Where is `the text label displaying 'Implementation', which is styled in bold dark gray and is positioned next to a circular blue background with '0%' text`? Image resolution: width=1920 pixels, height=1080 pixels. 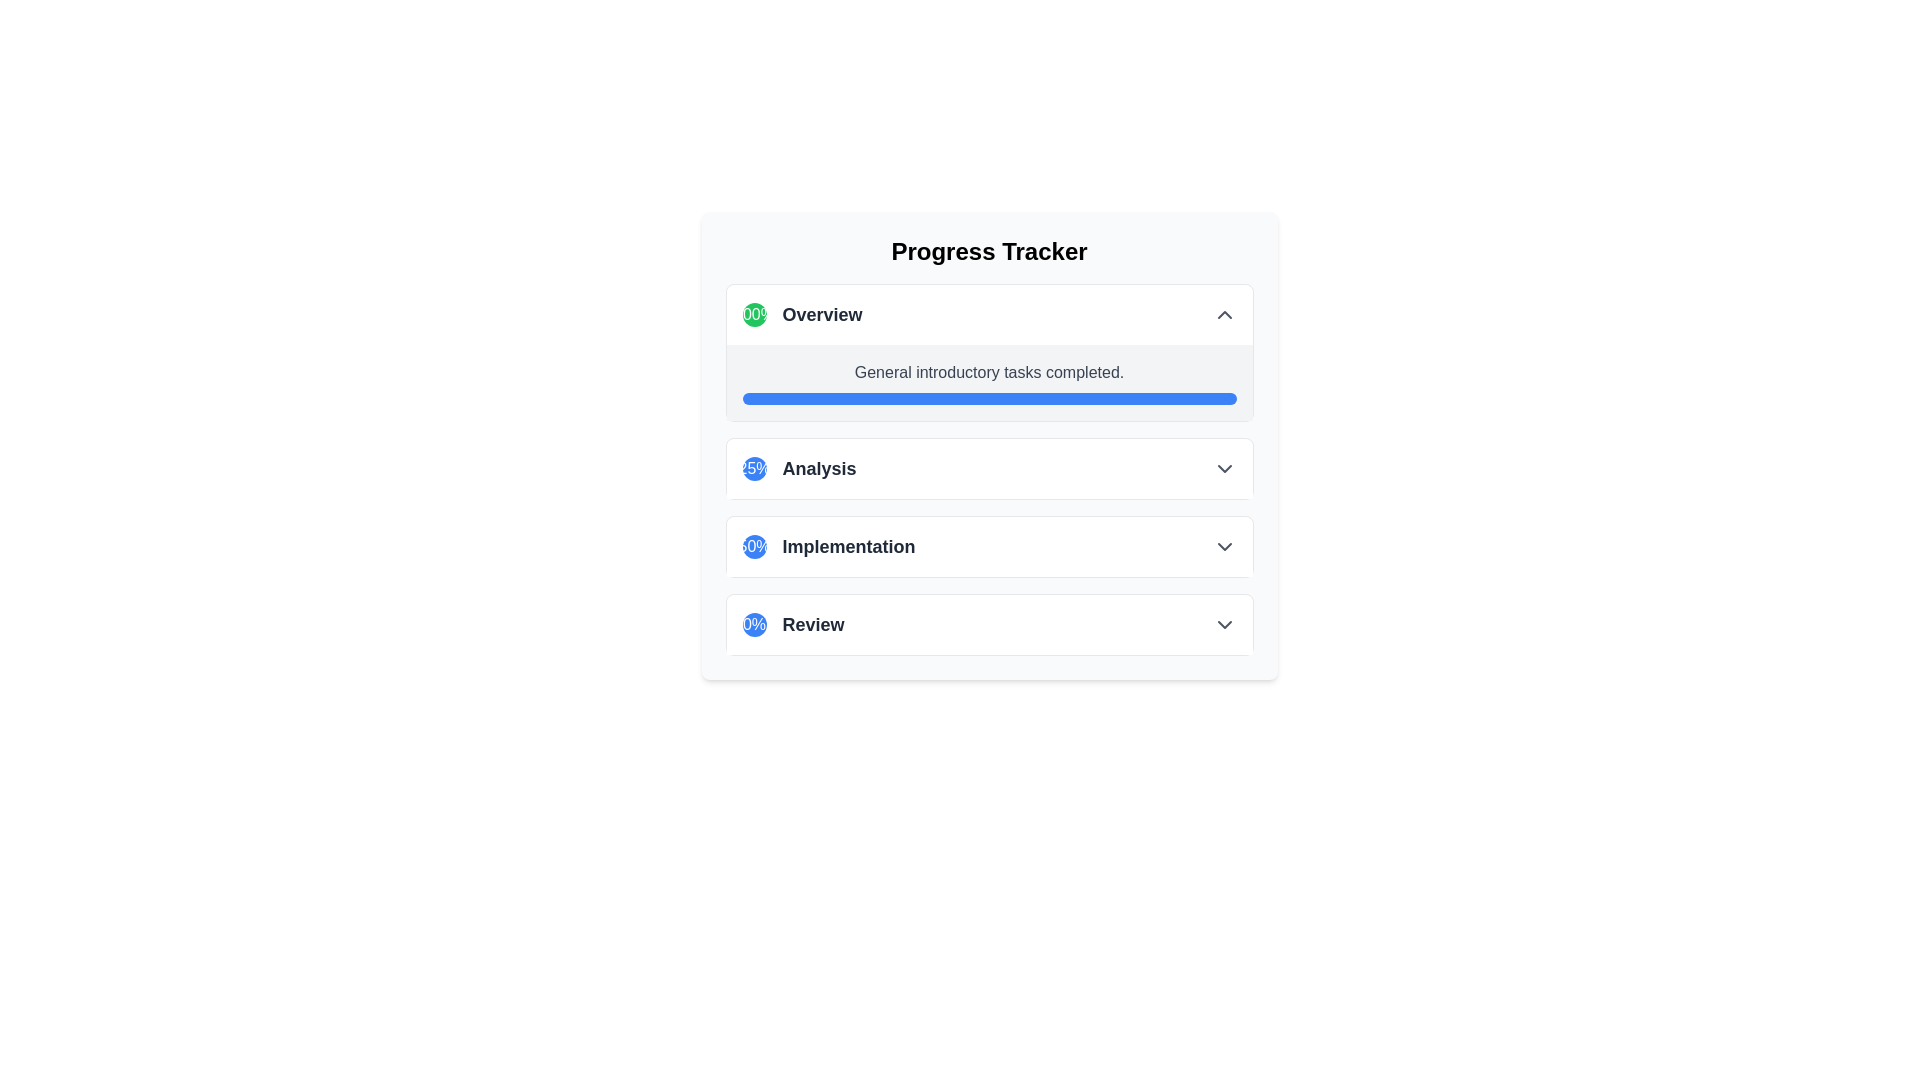
the text label displaying 'Implementation', which is styled in bold dark gray and is positioned next to a circular blue background with '0%' text is located at coordinates (849, 547).